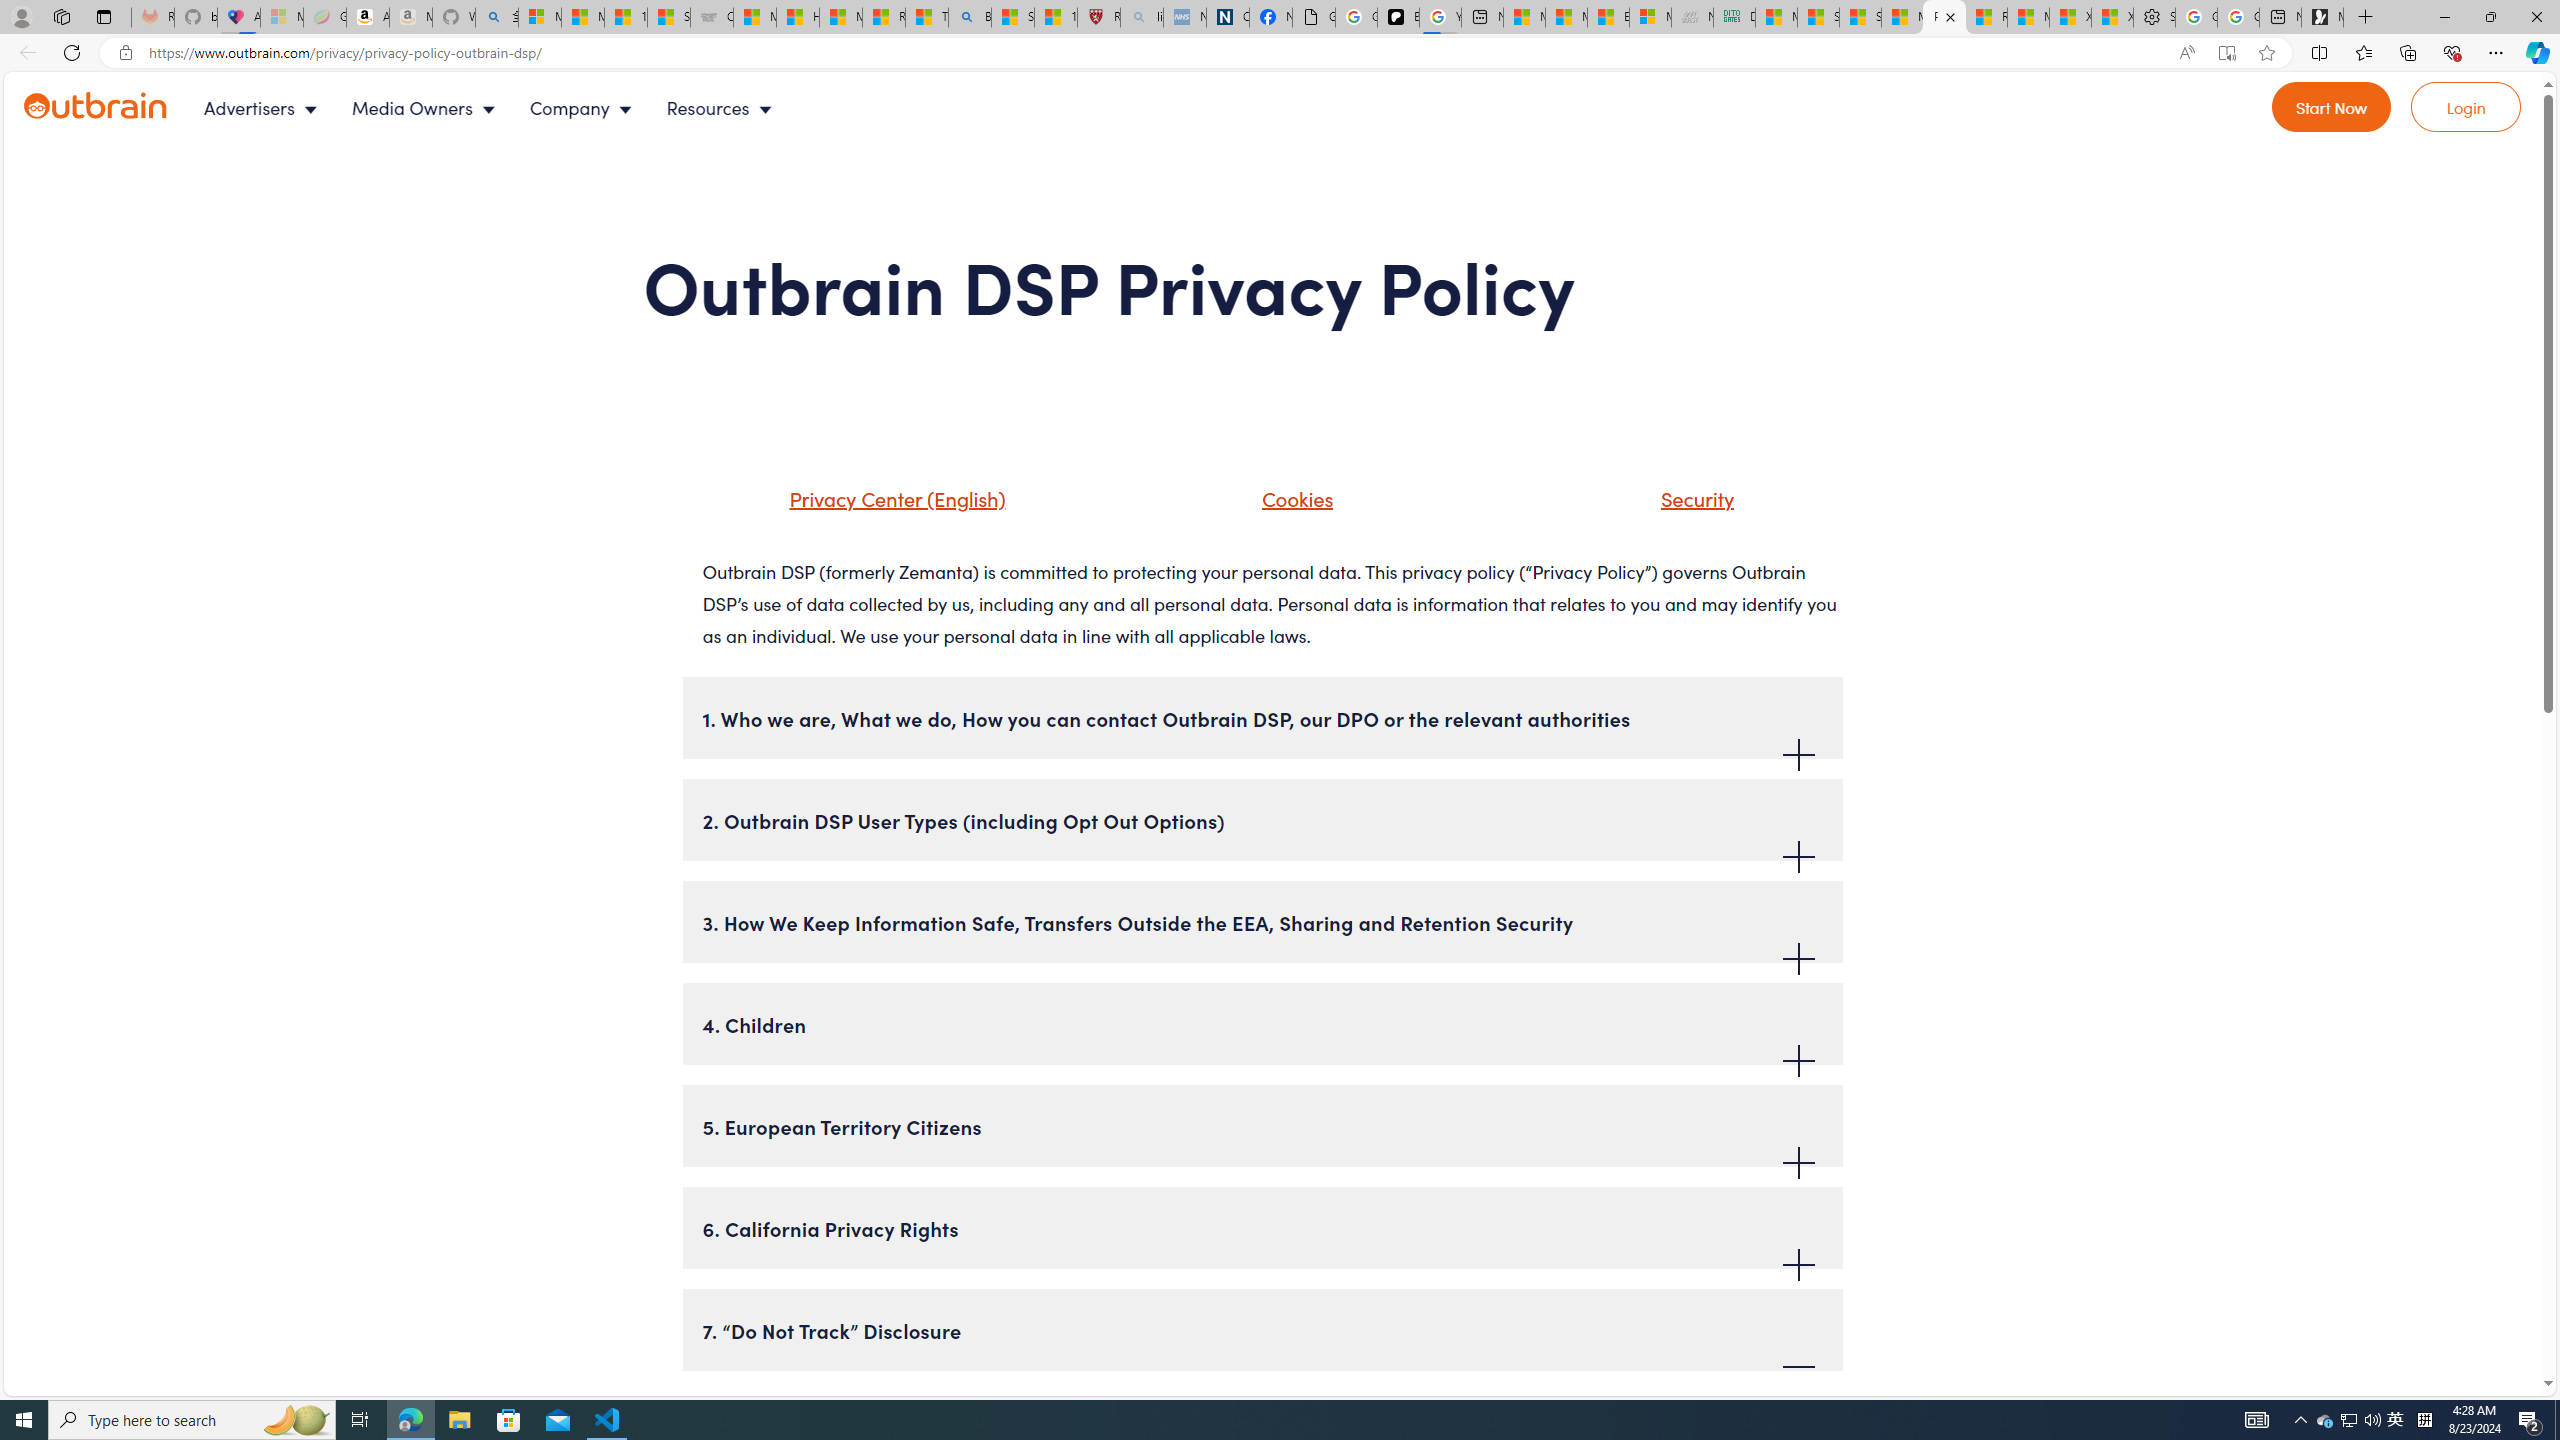 This screenshot has height=1440, width=2560. Describe the element at coordinates (722, 107) in the screenshot. I see `'Resources'` at that location.